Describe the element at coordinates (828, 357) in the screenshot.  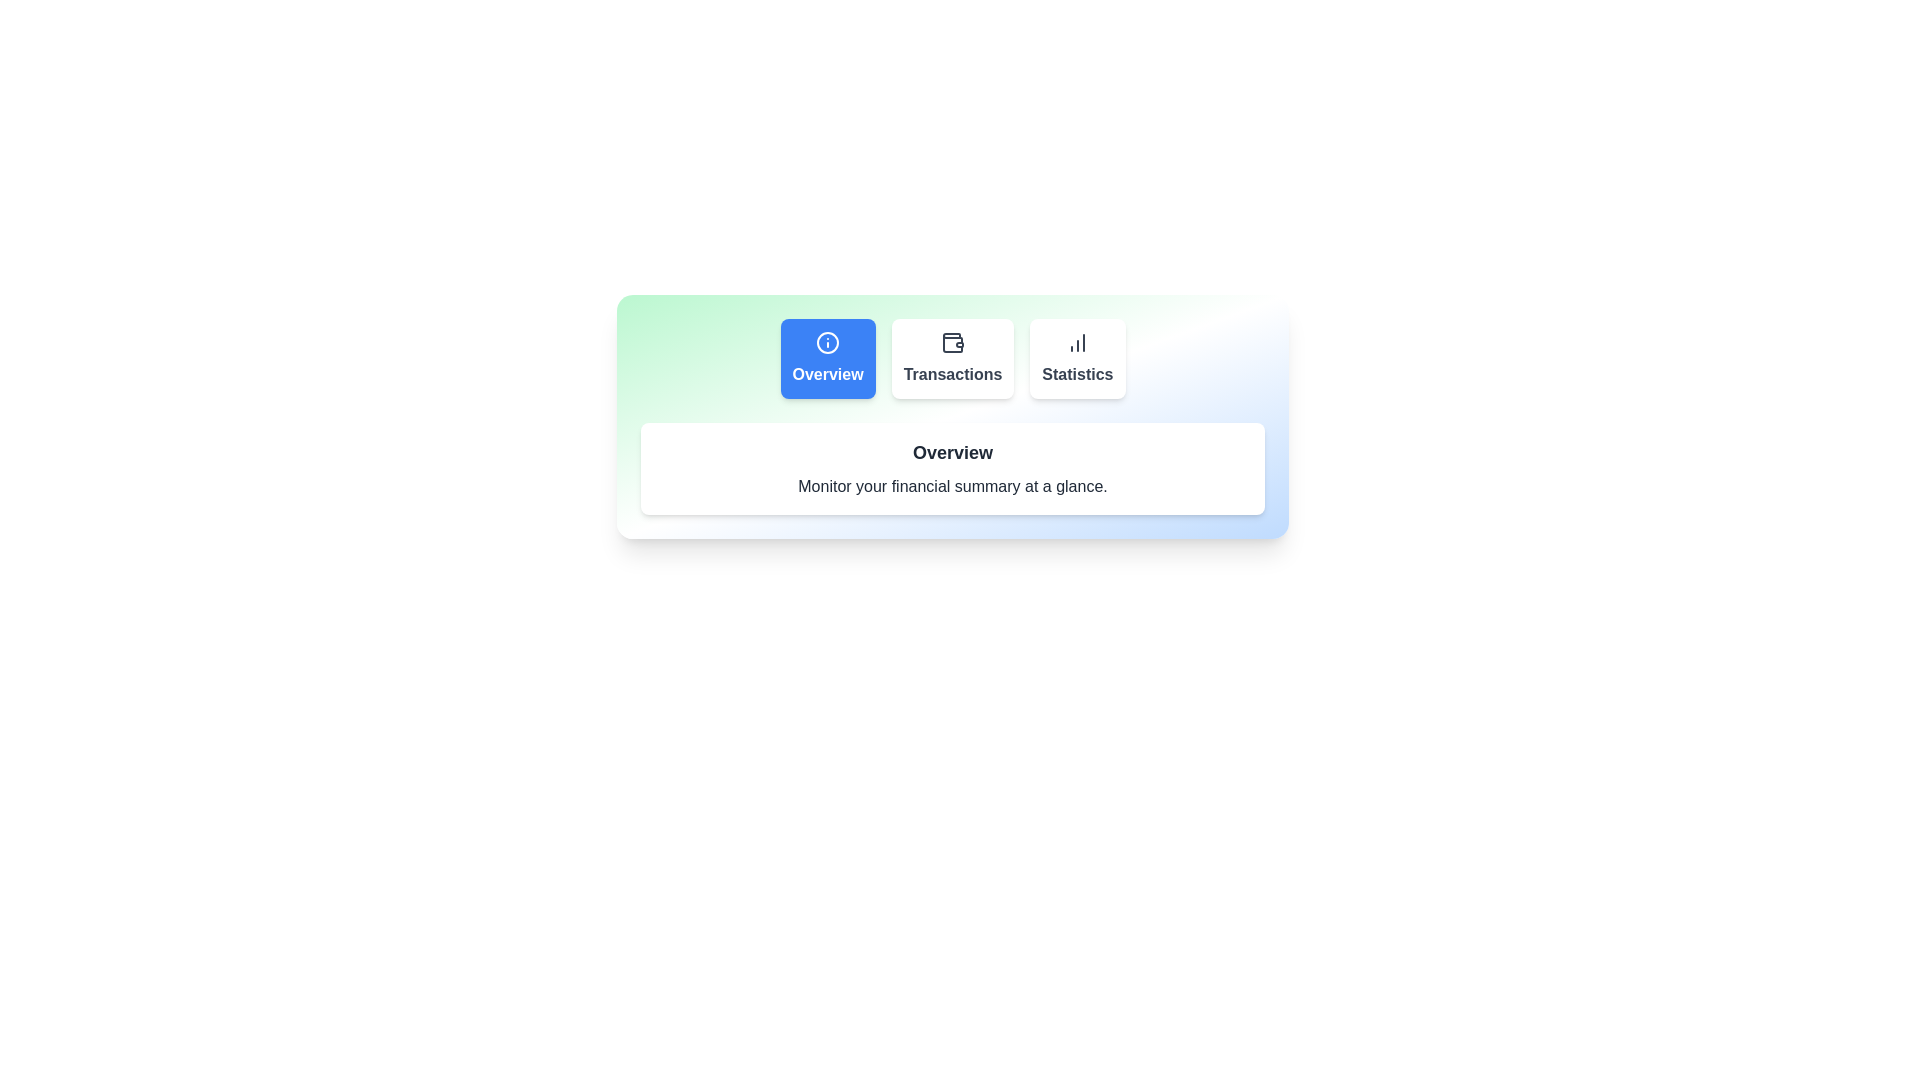
I see `the Overview tab to view its content` at that location.